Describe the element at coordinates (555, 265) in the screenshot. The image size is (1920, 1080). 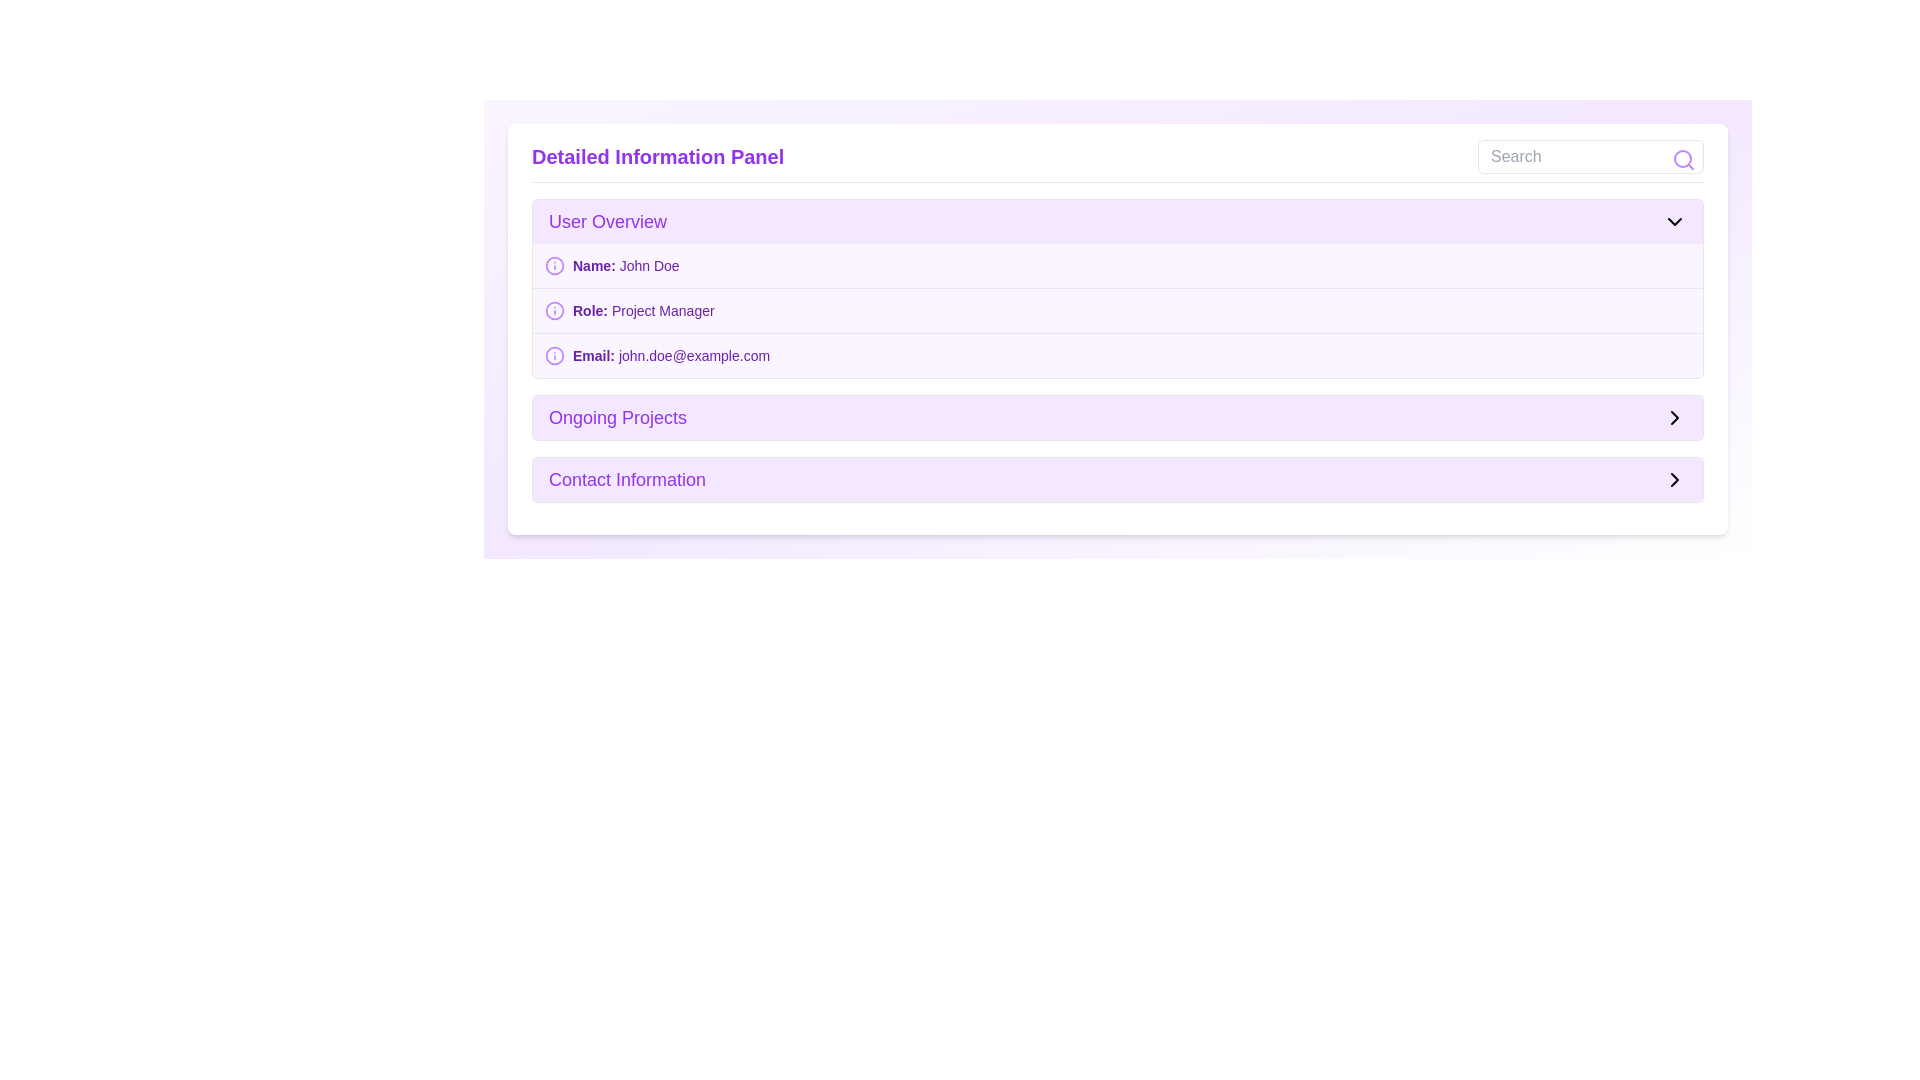
I see `decorative Graphical Circle associated with the 'Name: John Doe' label in the 'User Overview' section of the 'Detailed Information Panel' using developer tools` at that location.